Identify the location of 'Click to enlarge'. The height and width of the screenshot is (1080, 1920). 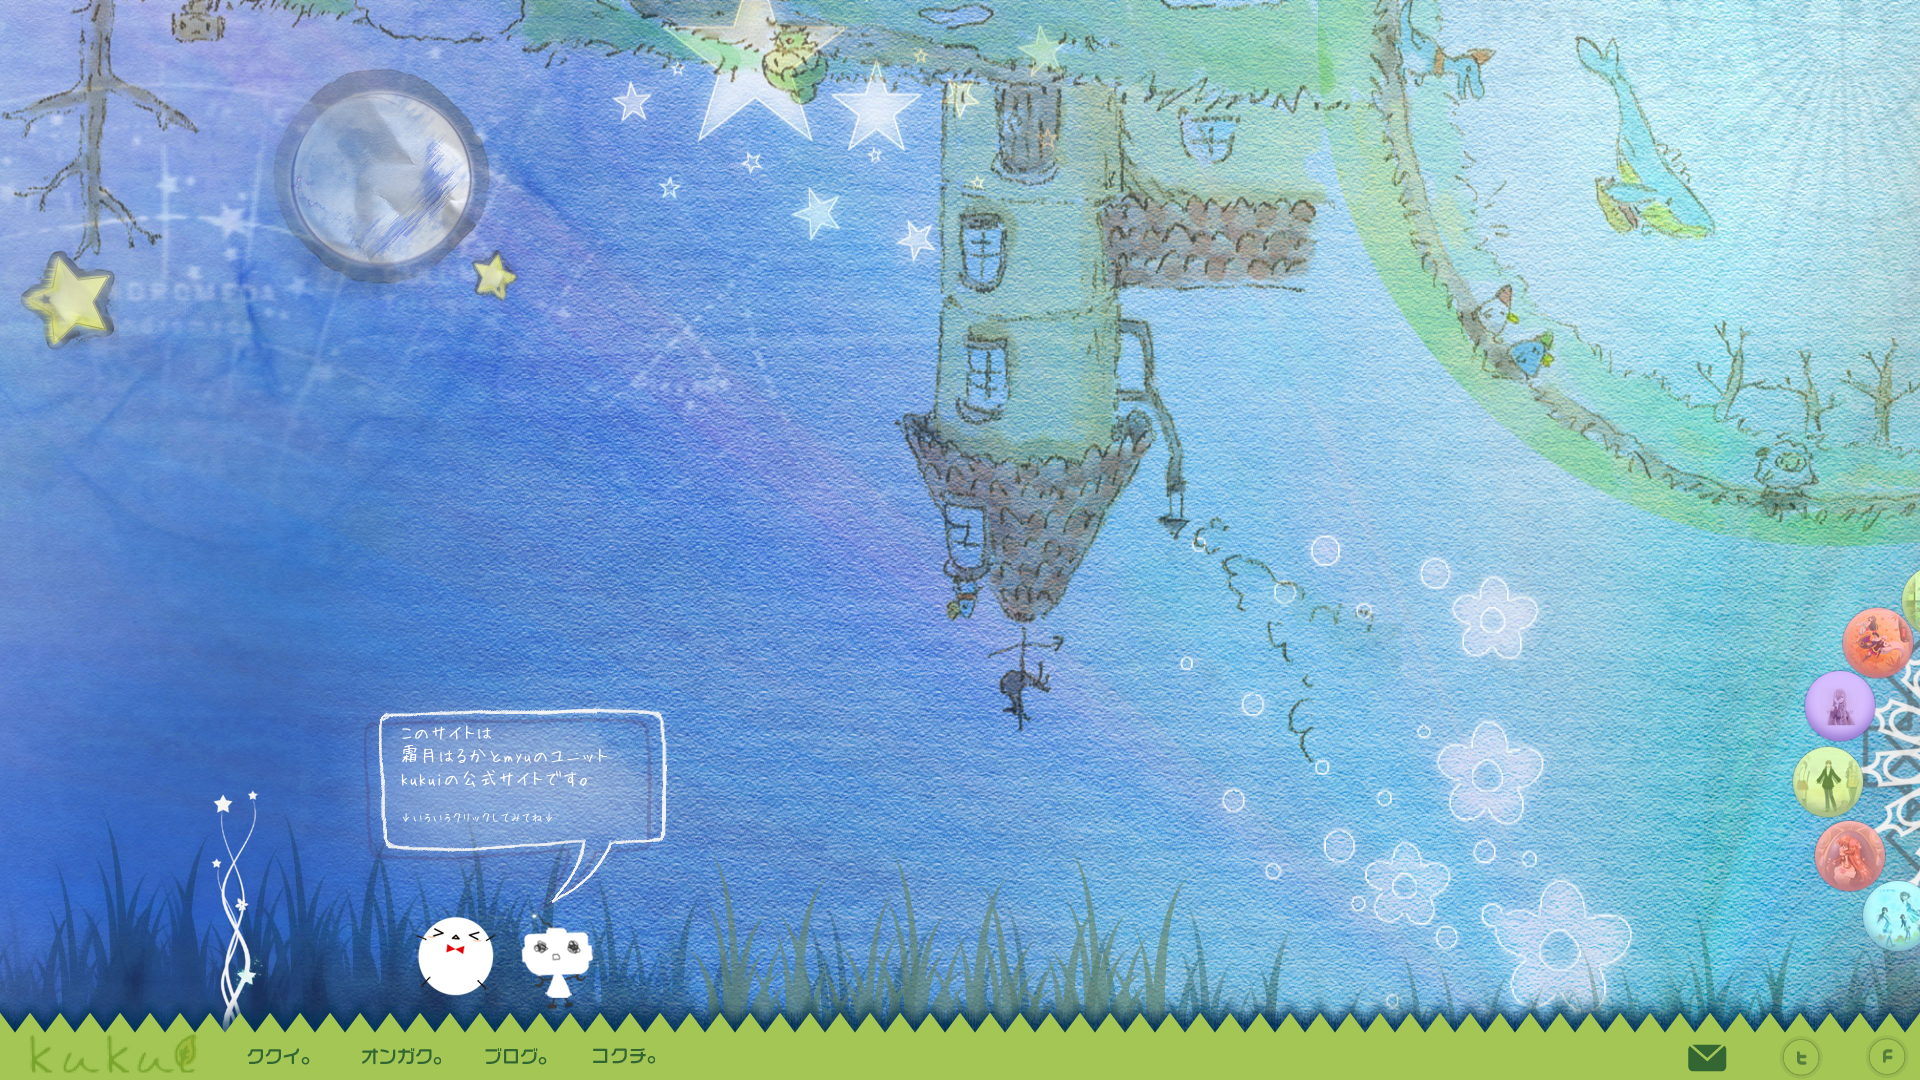
(1876, 643).